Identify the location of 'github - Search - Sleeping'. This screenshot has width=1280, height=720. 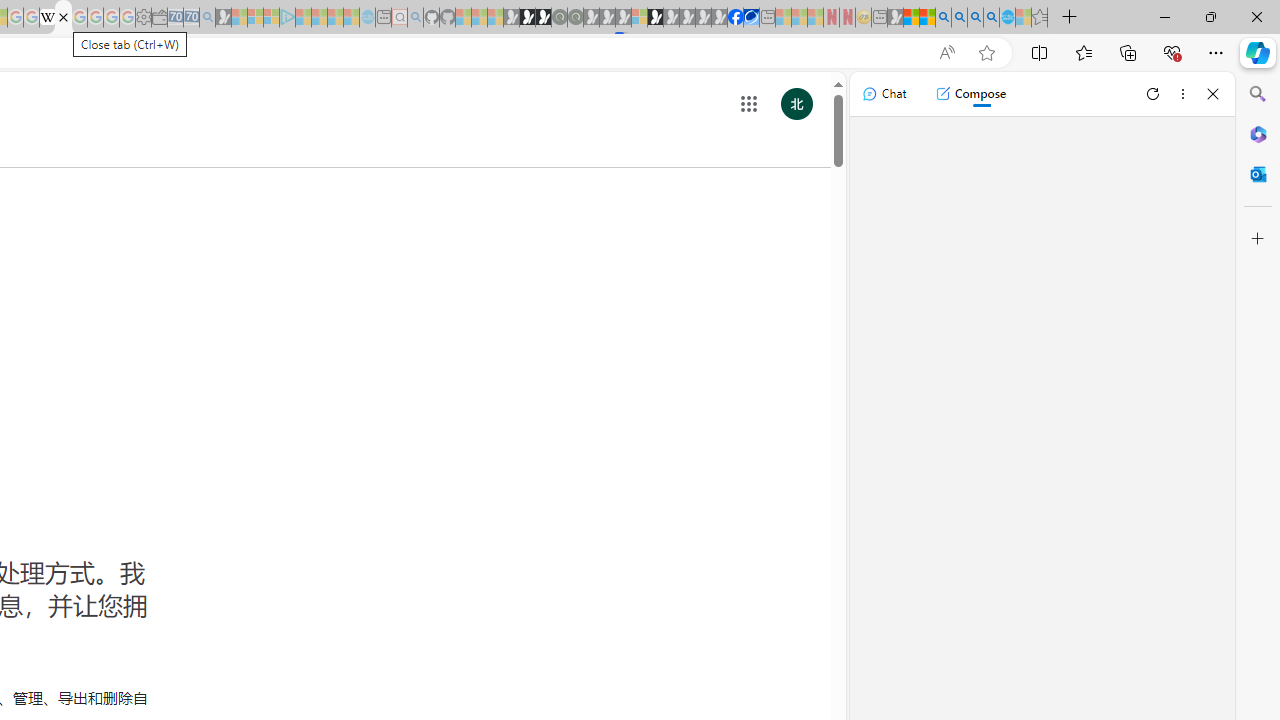
(415, 17).